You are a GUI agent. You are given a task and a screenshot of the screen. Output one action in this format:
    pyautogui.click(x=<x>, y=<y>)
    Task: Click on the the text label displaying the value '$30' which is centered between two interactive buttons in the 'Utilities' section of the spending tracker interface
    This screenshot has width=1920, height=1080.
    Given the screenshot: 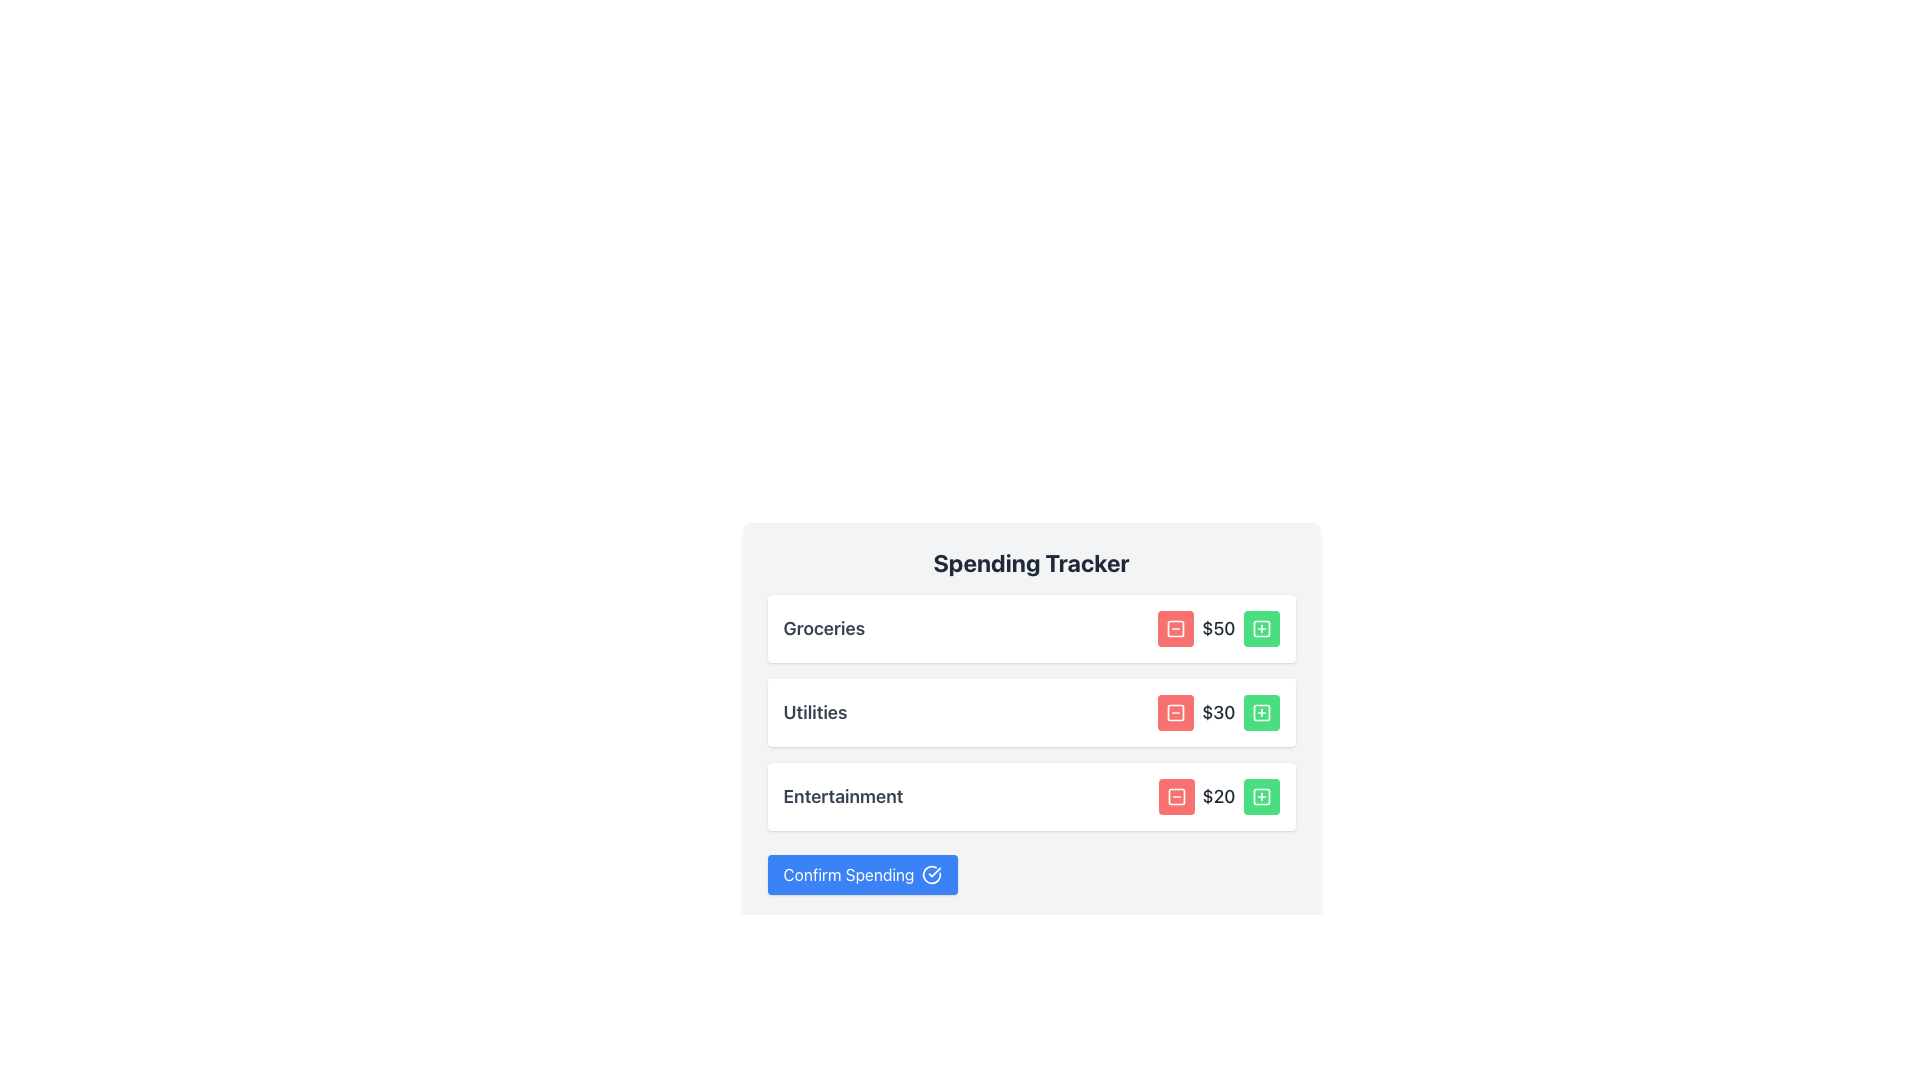 What is the action you would take?
    pyautogui.click(x=1217, y=712)
    